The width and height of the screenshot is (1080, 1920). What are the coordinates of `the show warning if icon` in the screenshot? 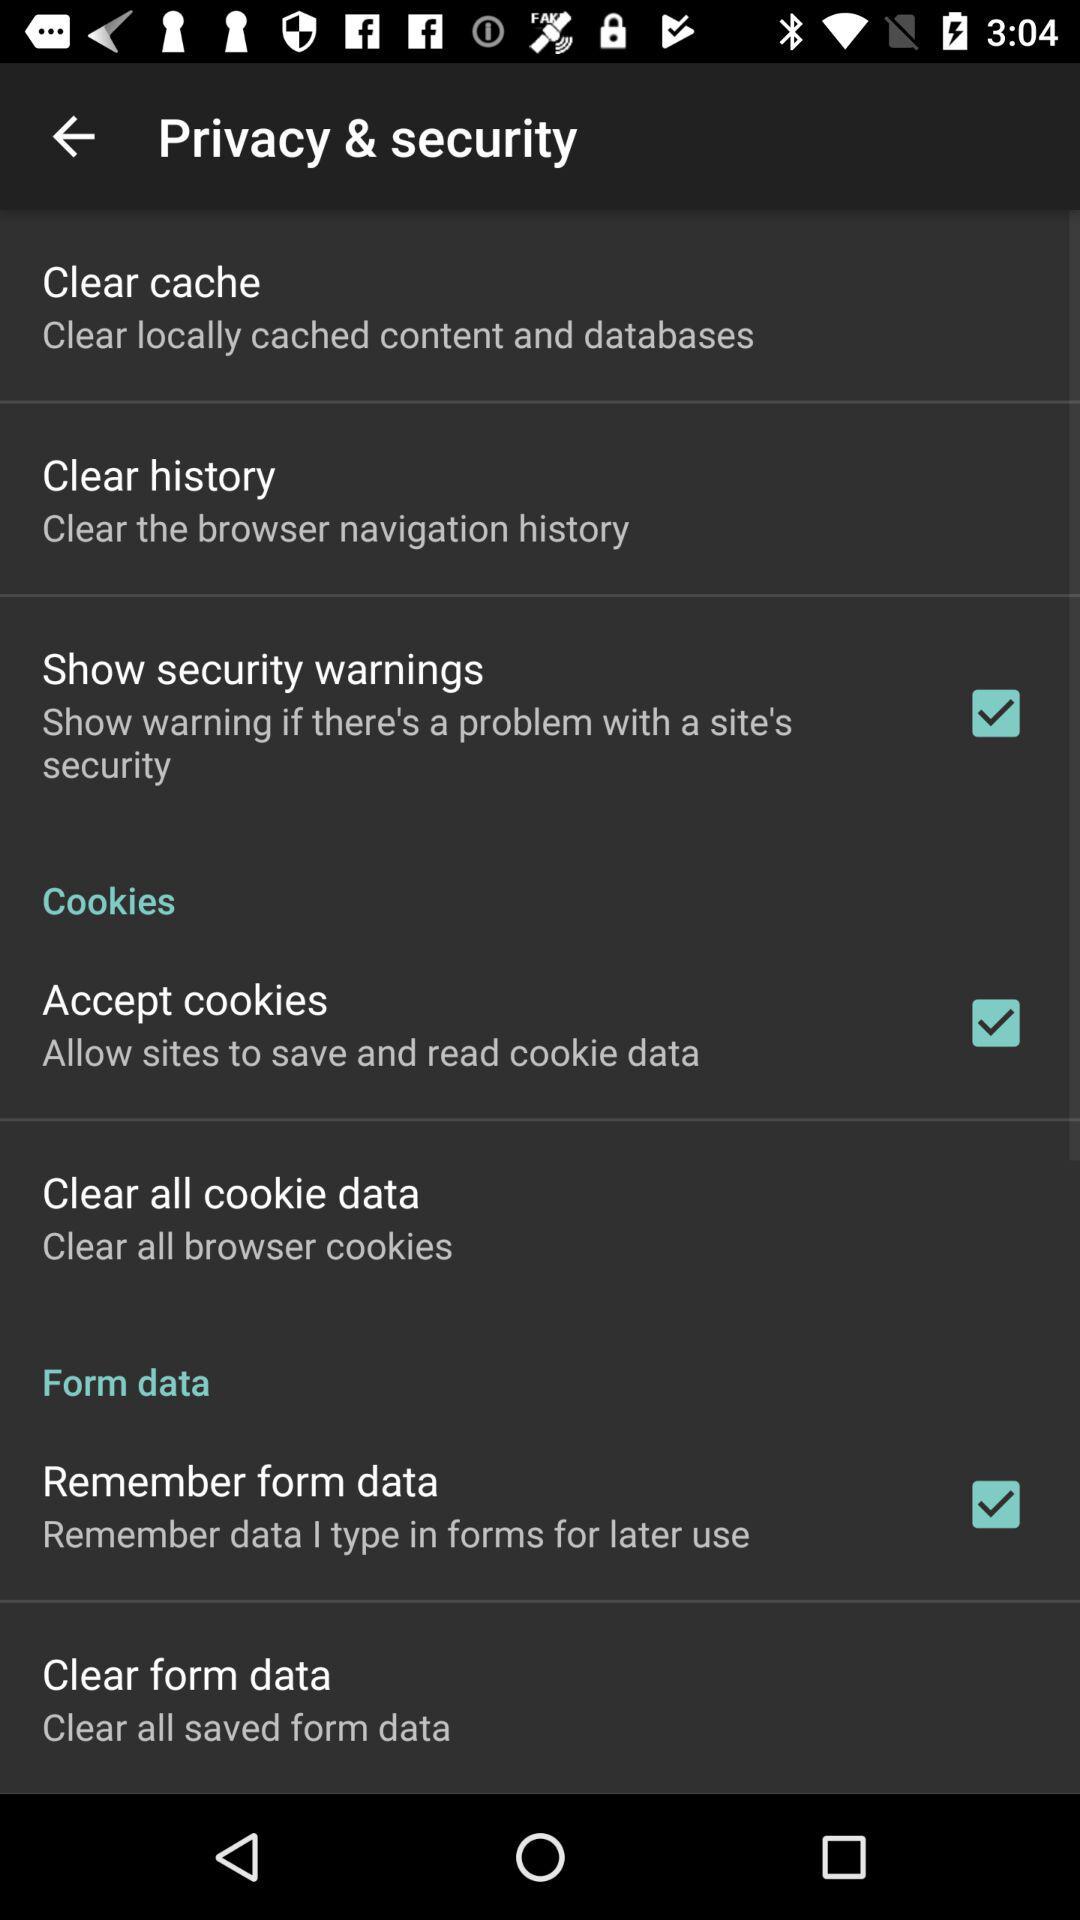 It's located at (477, 741).